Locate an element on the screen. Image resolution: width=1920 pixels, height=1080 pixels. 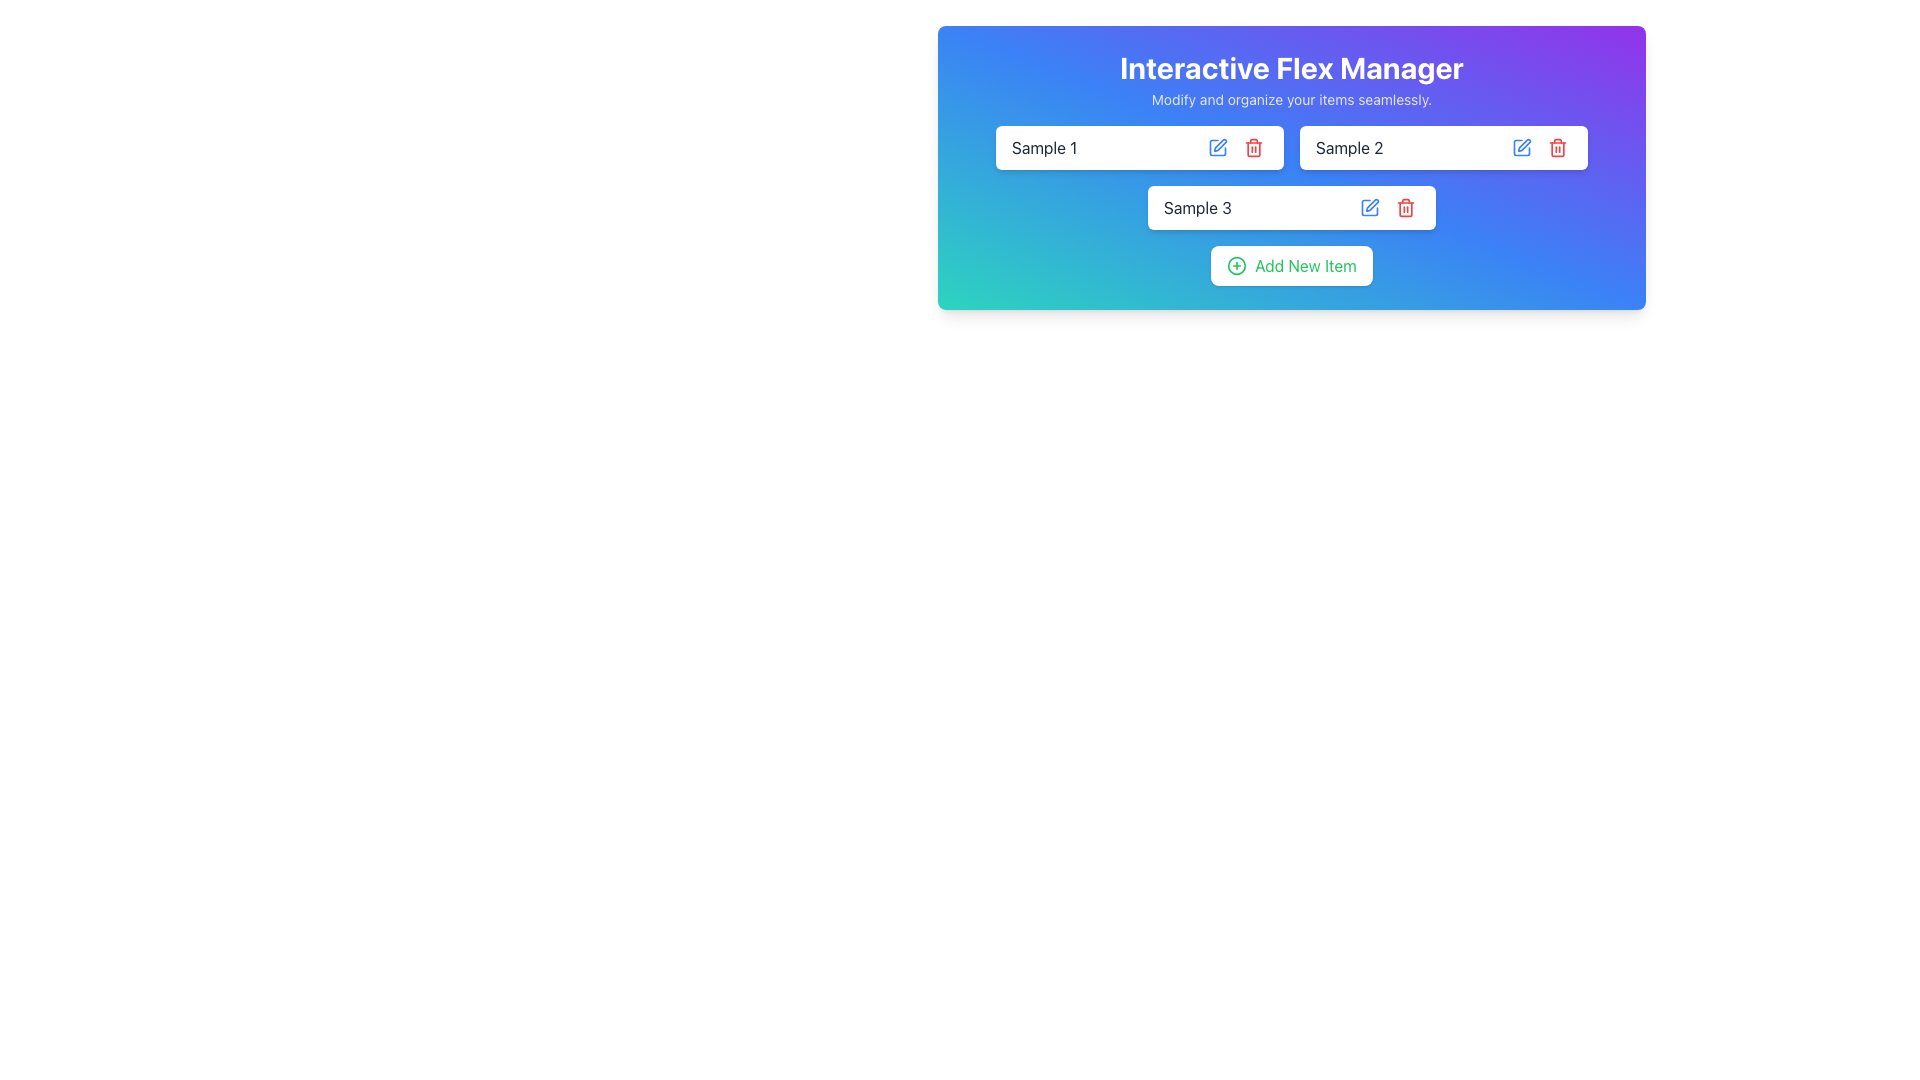
the red trash bin icon button located to the right of the edit icon in the row associated with 'Sample 3' is located at coordinates (1405, 208).